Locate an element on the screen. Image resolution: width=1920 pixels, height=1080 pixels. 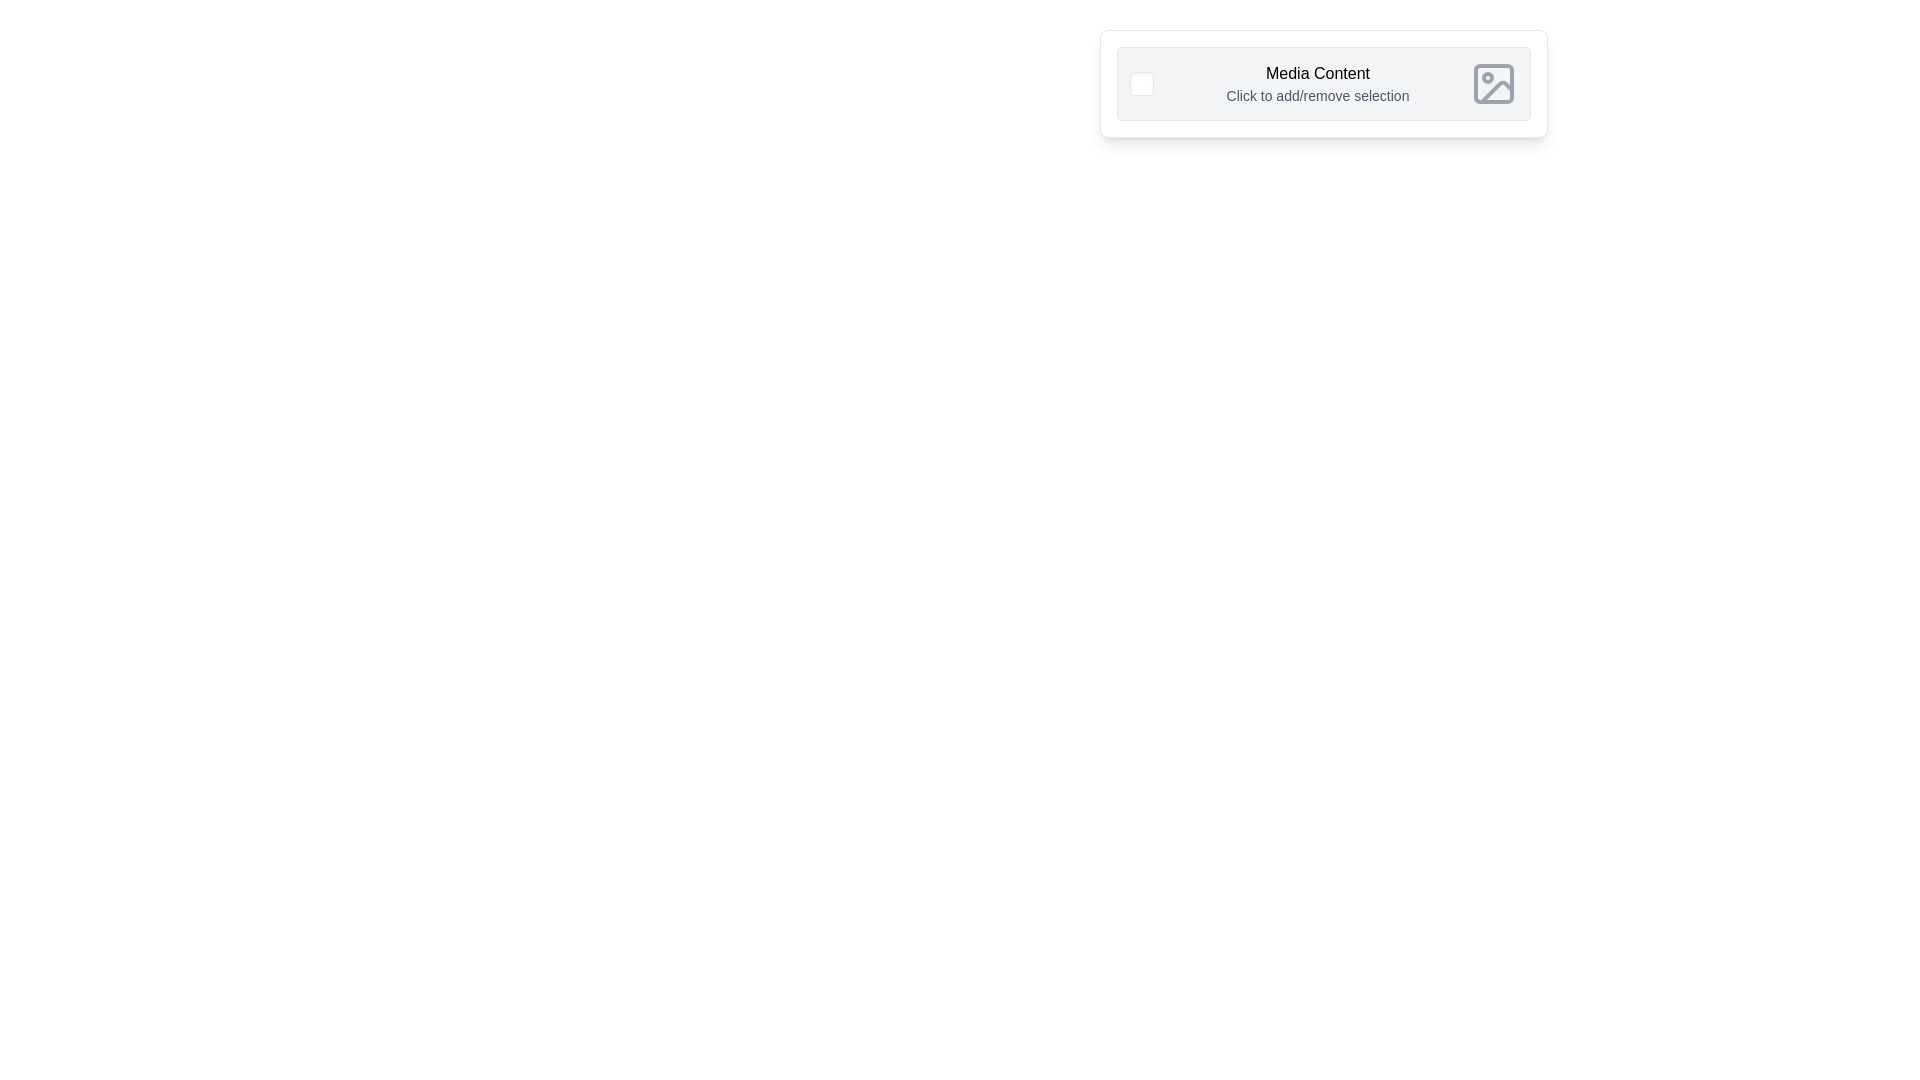
the selectable item card located at the center with a checkbox, title, subtitle, and icon to initiate further details is located at coordinates (1324, 83).